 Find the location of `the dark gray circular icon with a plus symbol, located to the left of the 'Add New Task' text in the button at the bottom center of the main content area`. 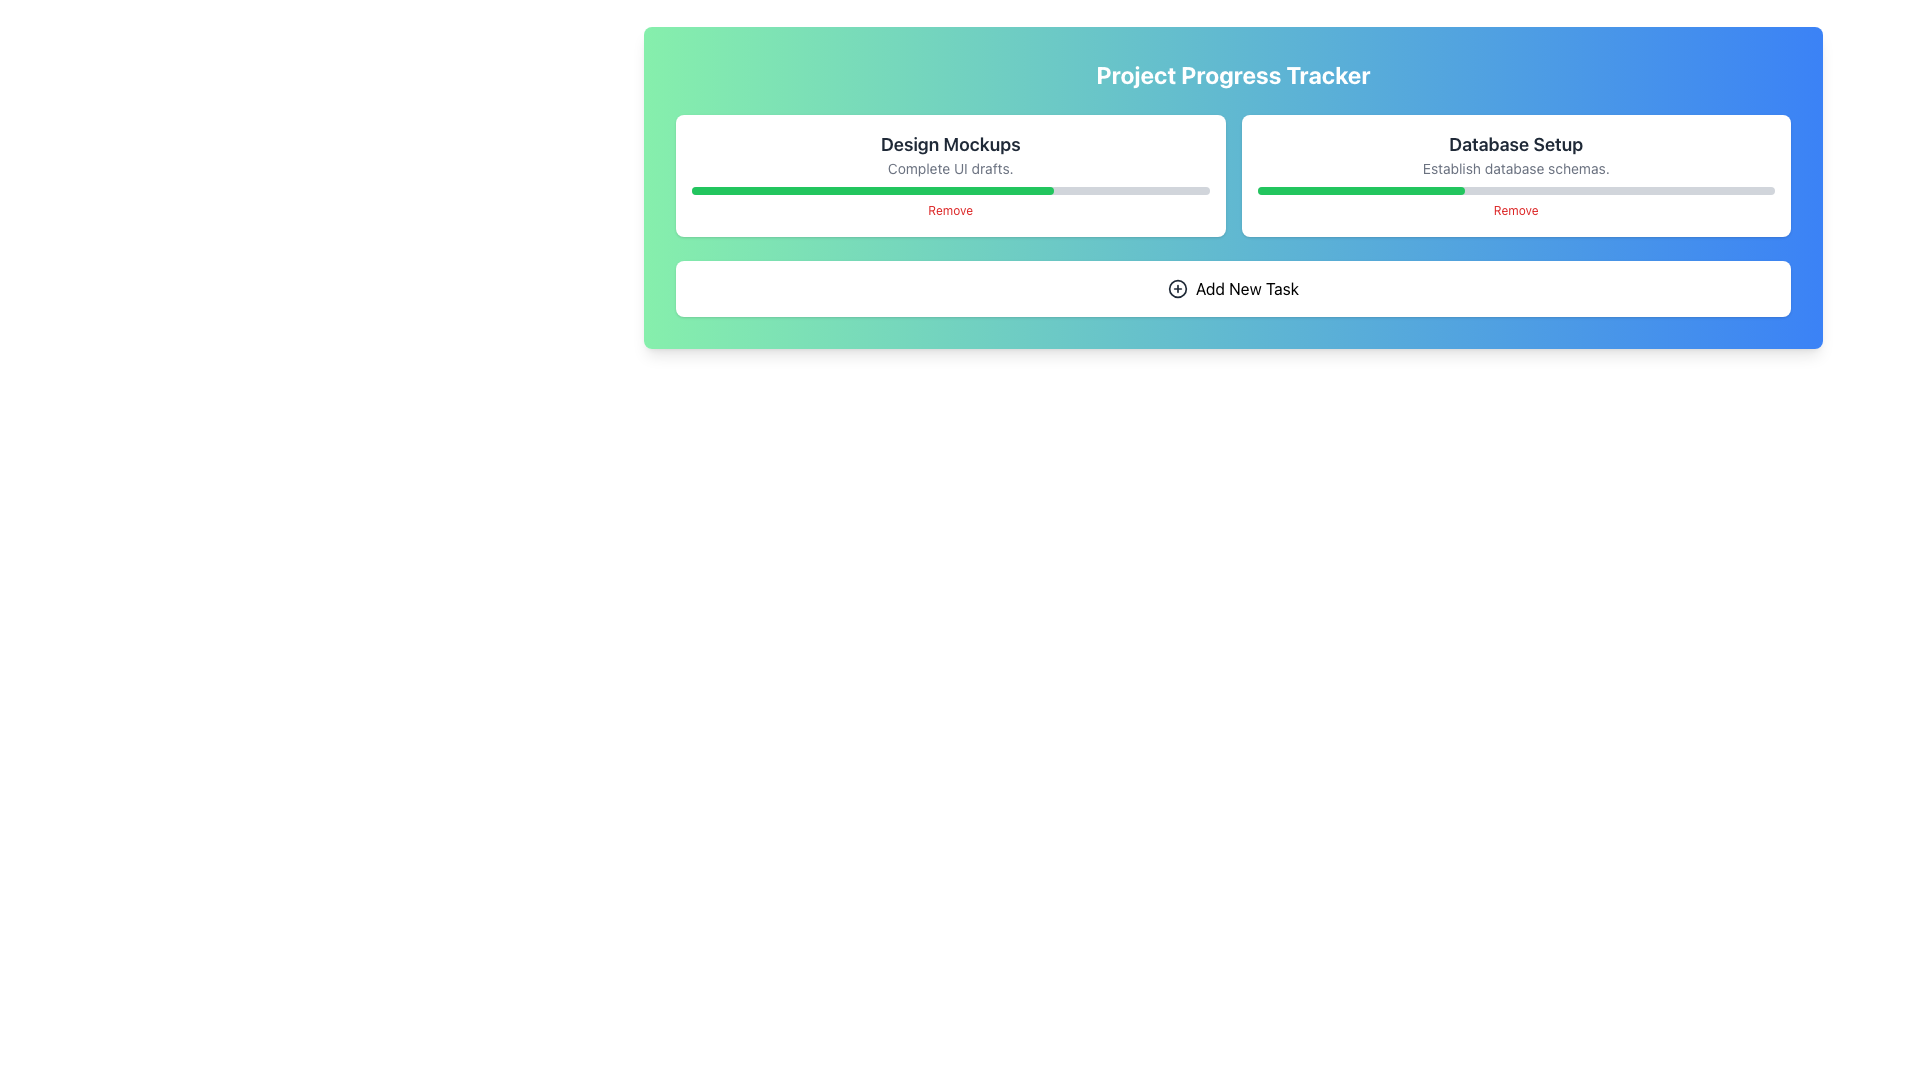

the dark gray circular icon with a plus symbol, located to the left of the 'Add New Task' text in the button at the bottom center of the main content area is located at coordinates (1177, 289).